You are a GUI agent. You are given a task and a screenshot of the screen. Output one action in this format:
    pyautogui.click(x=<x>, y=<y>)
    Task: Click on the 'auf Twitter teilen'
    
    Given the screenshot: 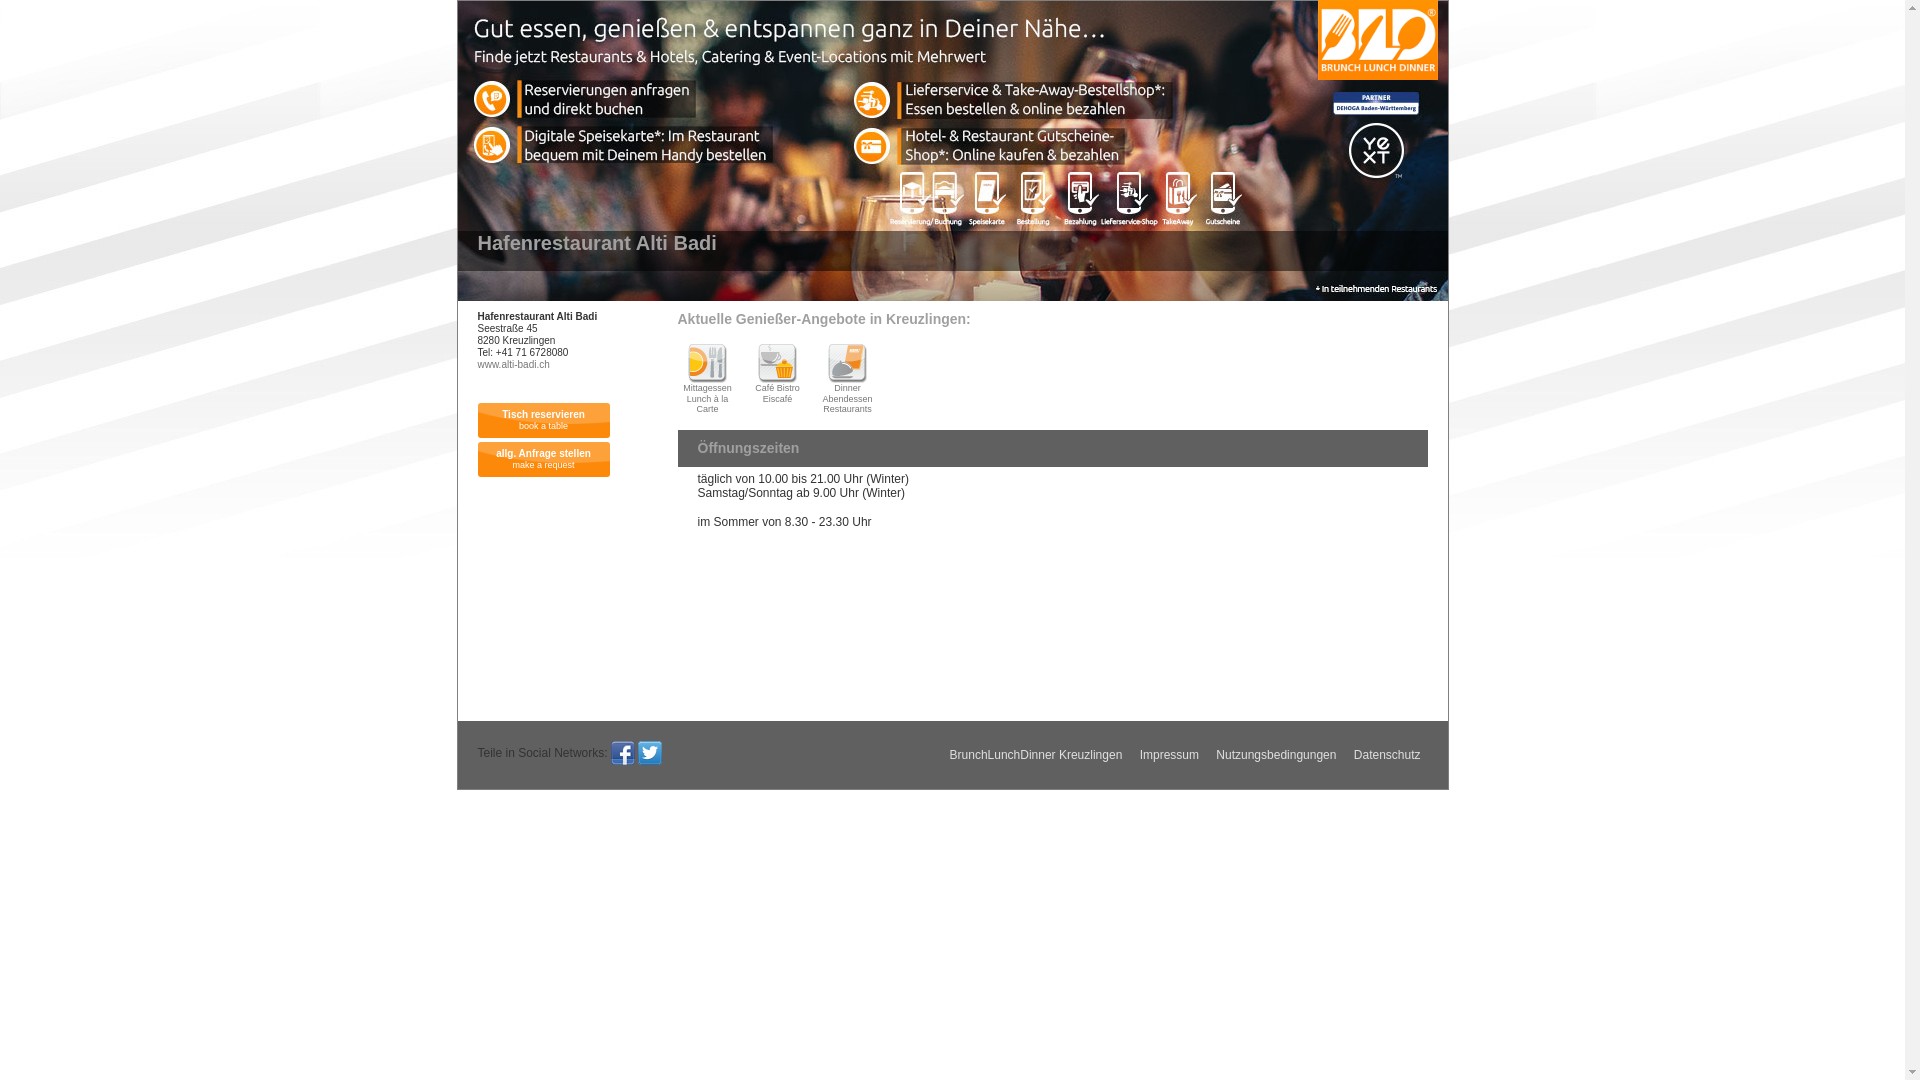 What is the action you would take?
    pyautogui.click(x=637, y=752)
    